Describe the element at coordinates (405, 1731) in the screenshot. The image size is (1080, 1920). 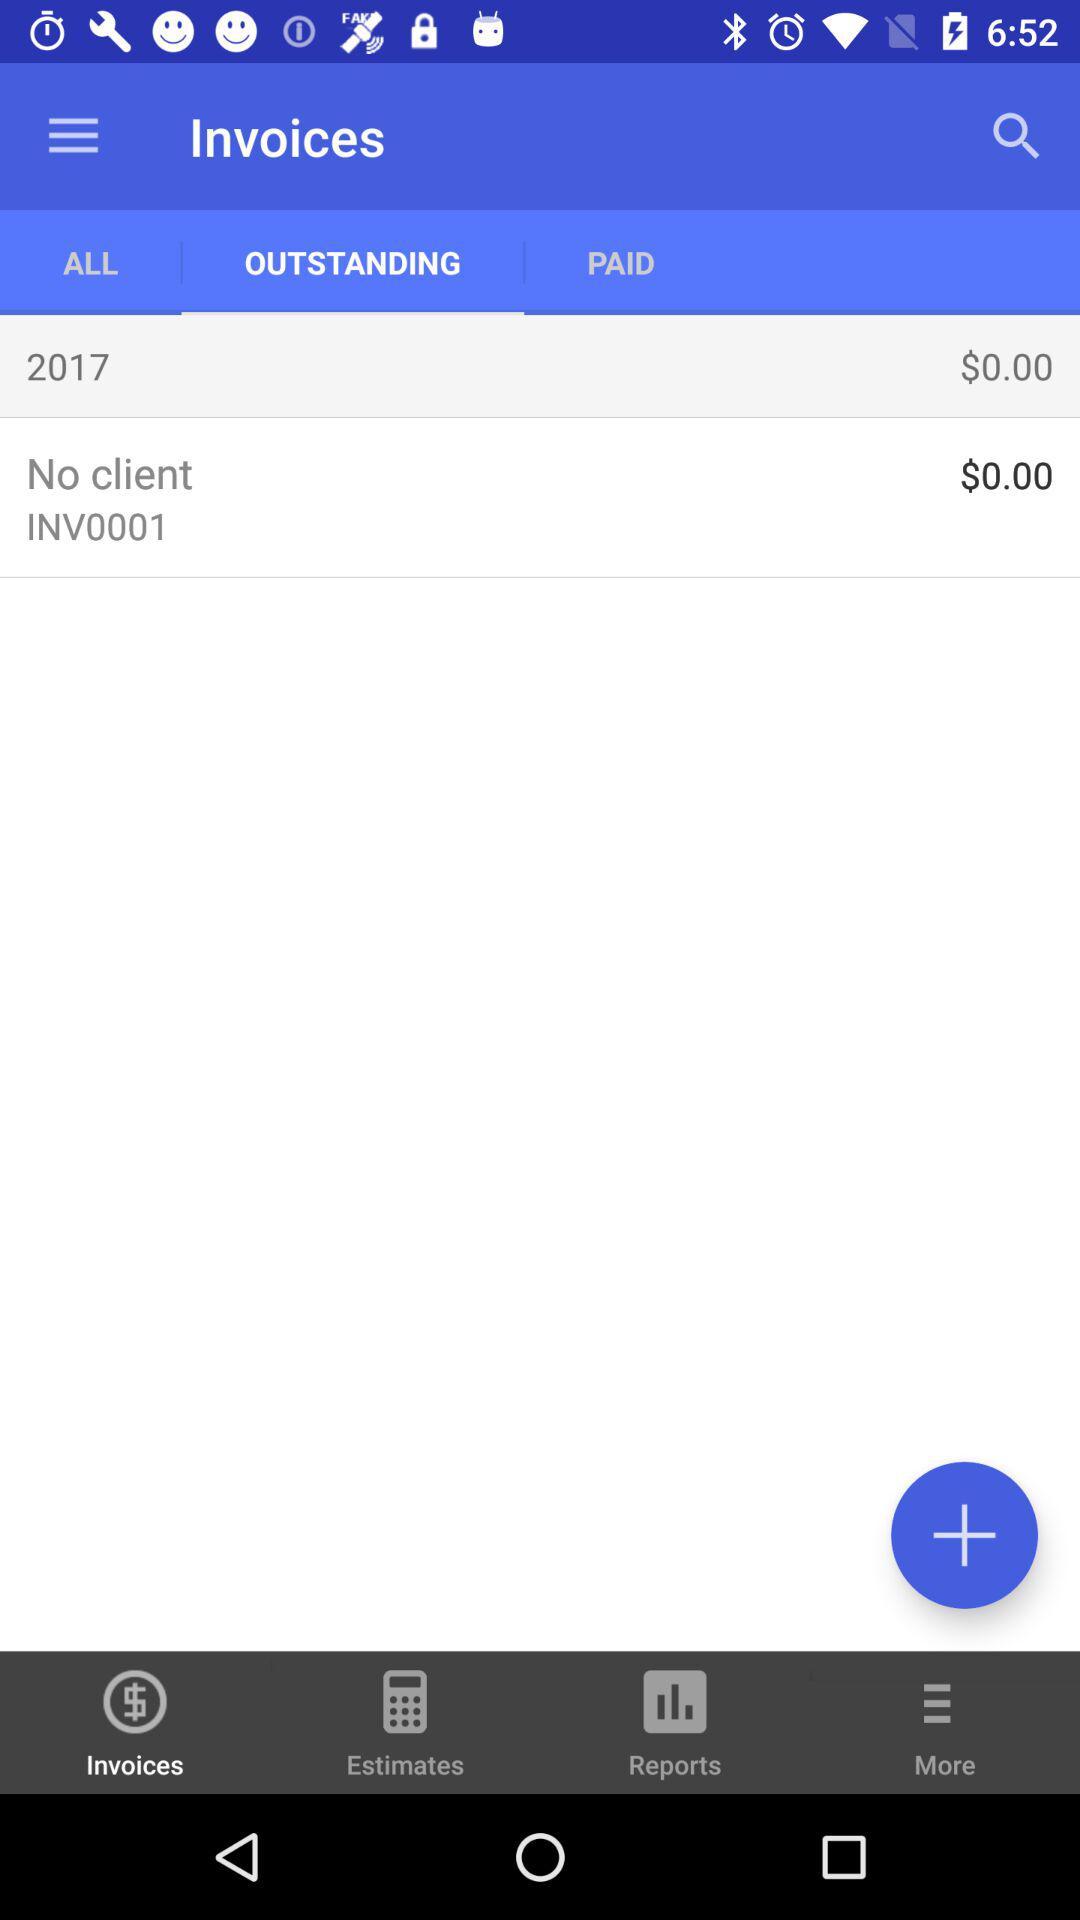
I see `the item to the left of the reports item` at that location.